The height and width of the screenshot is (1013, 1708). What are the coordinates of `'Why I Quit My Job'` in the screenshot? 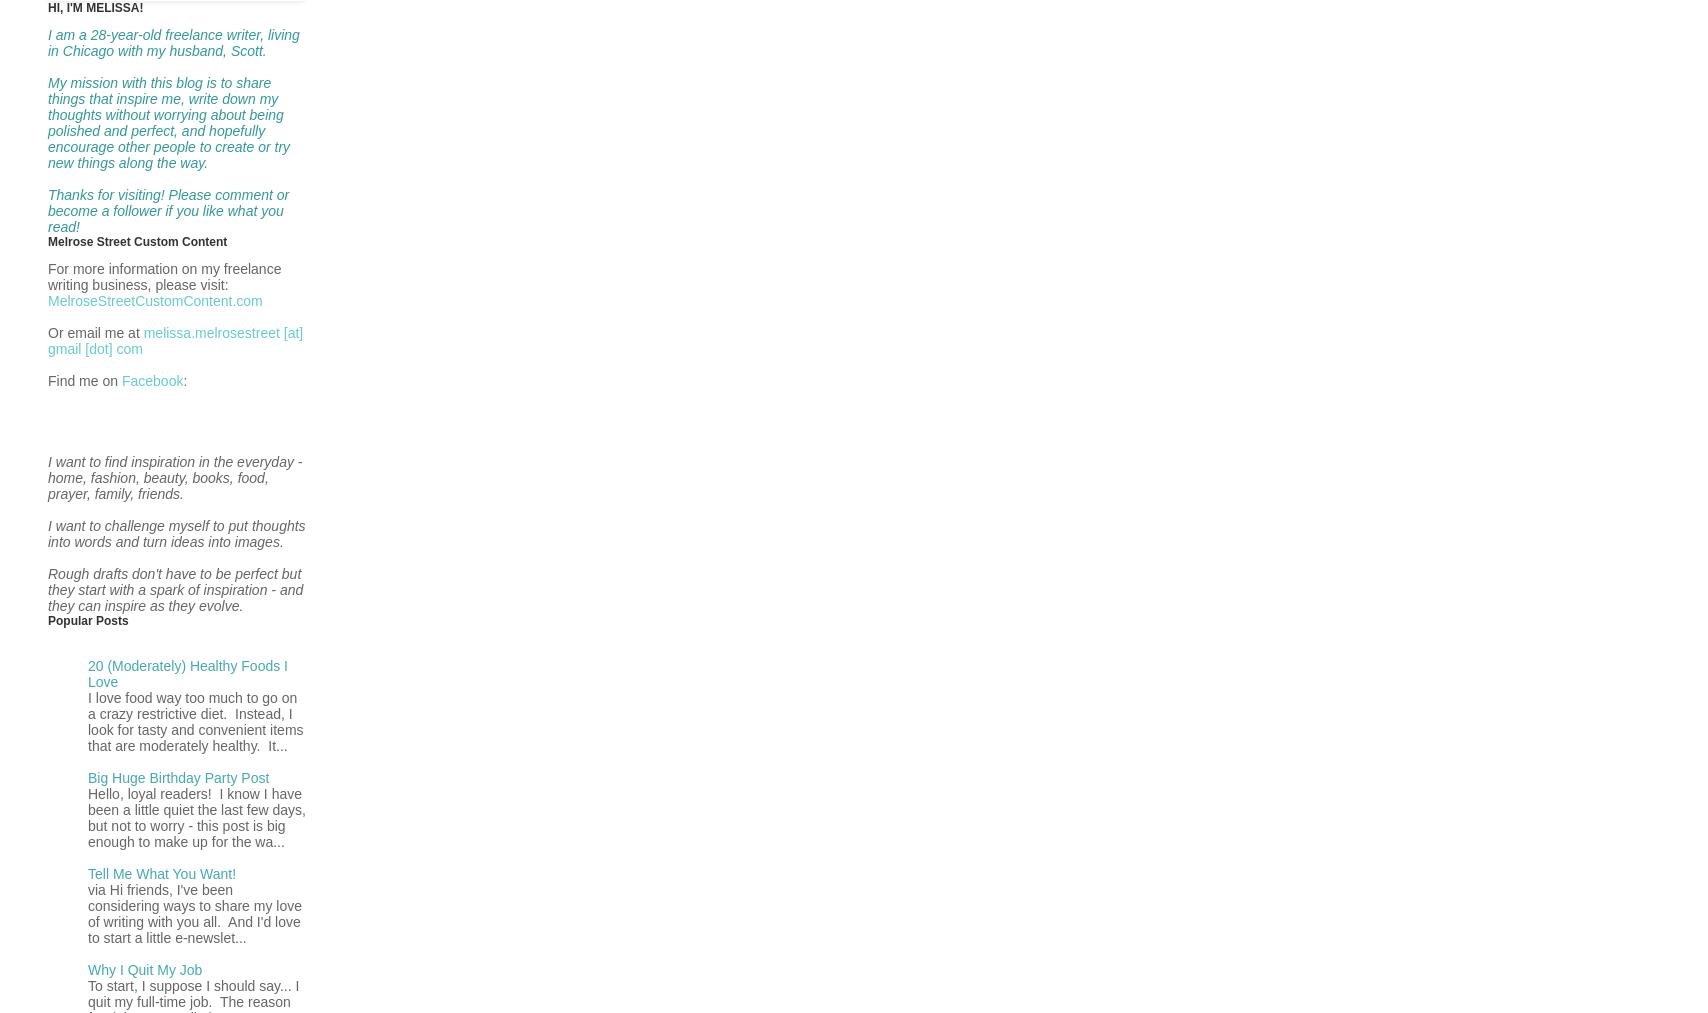 It's located at (145, 969).